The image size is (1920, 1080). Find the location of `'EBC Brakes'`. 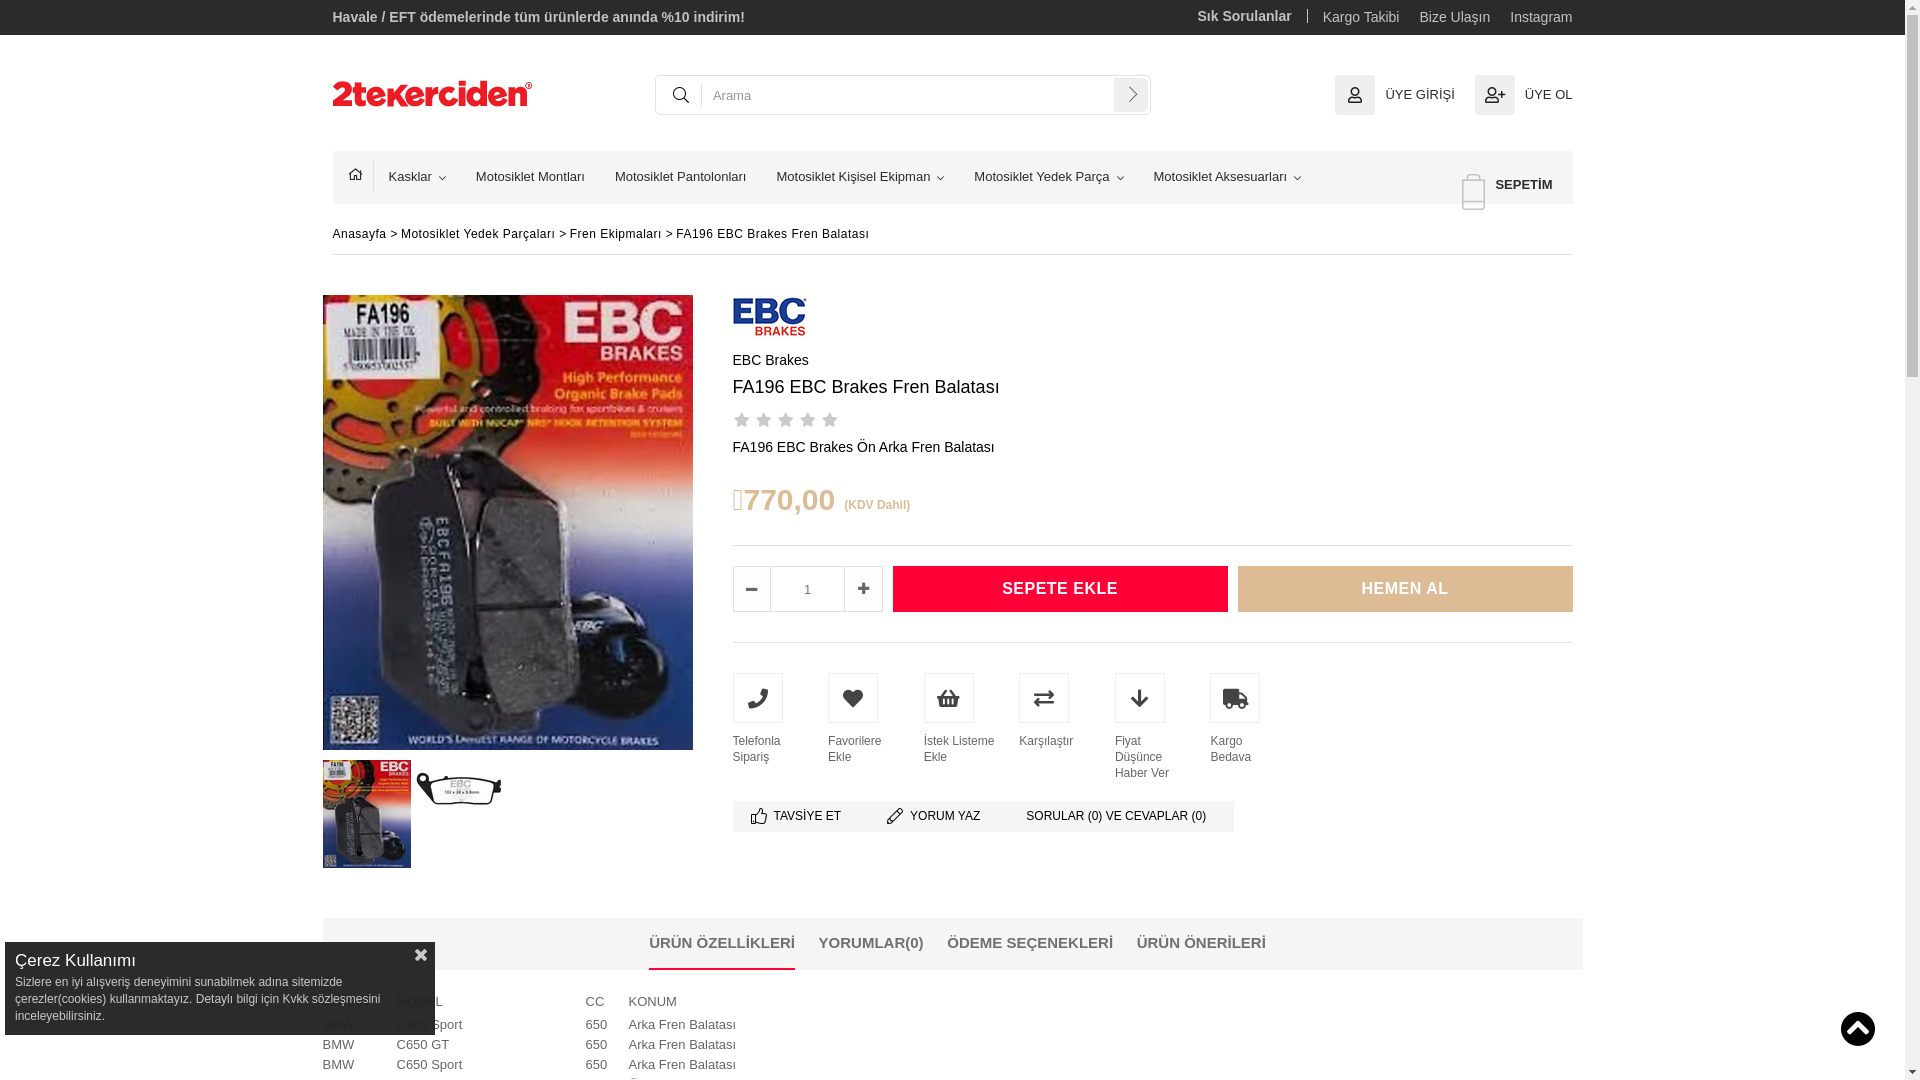

'EBC Brakes' is located at coordinates (768, 358).